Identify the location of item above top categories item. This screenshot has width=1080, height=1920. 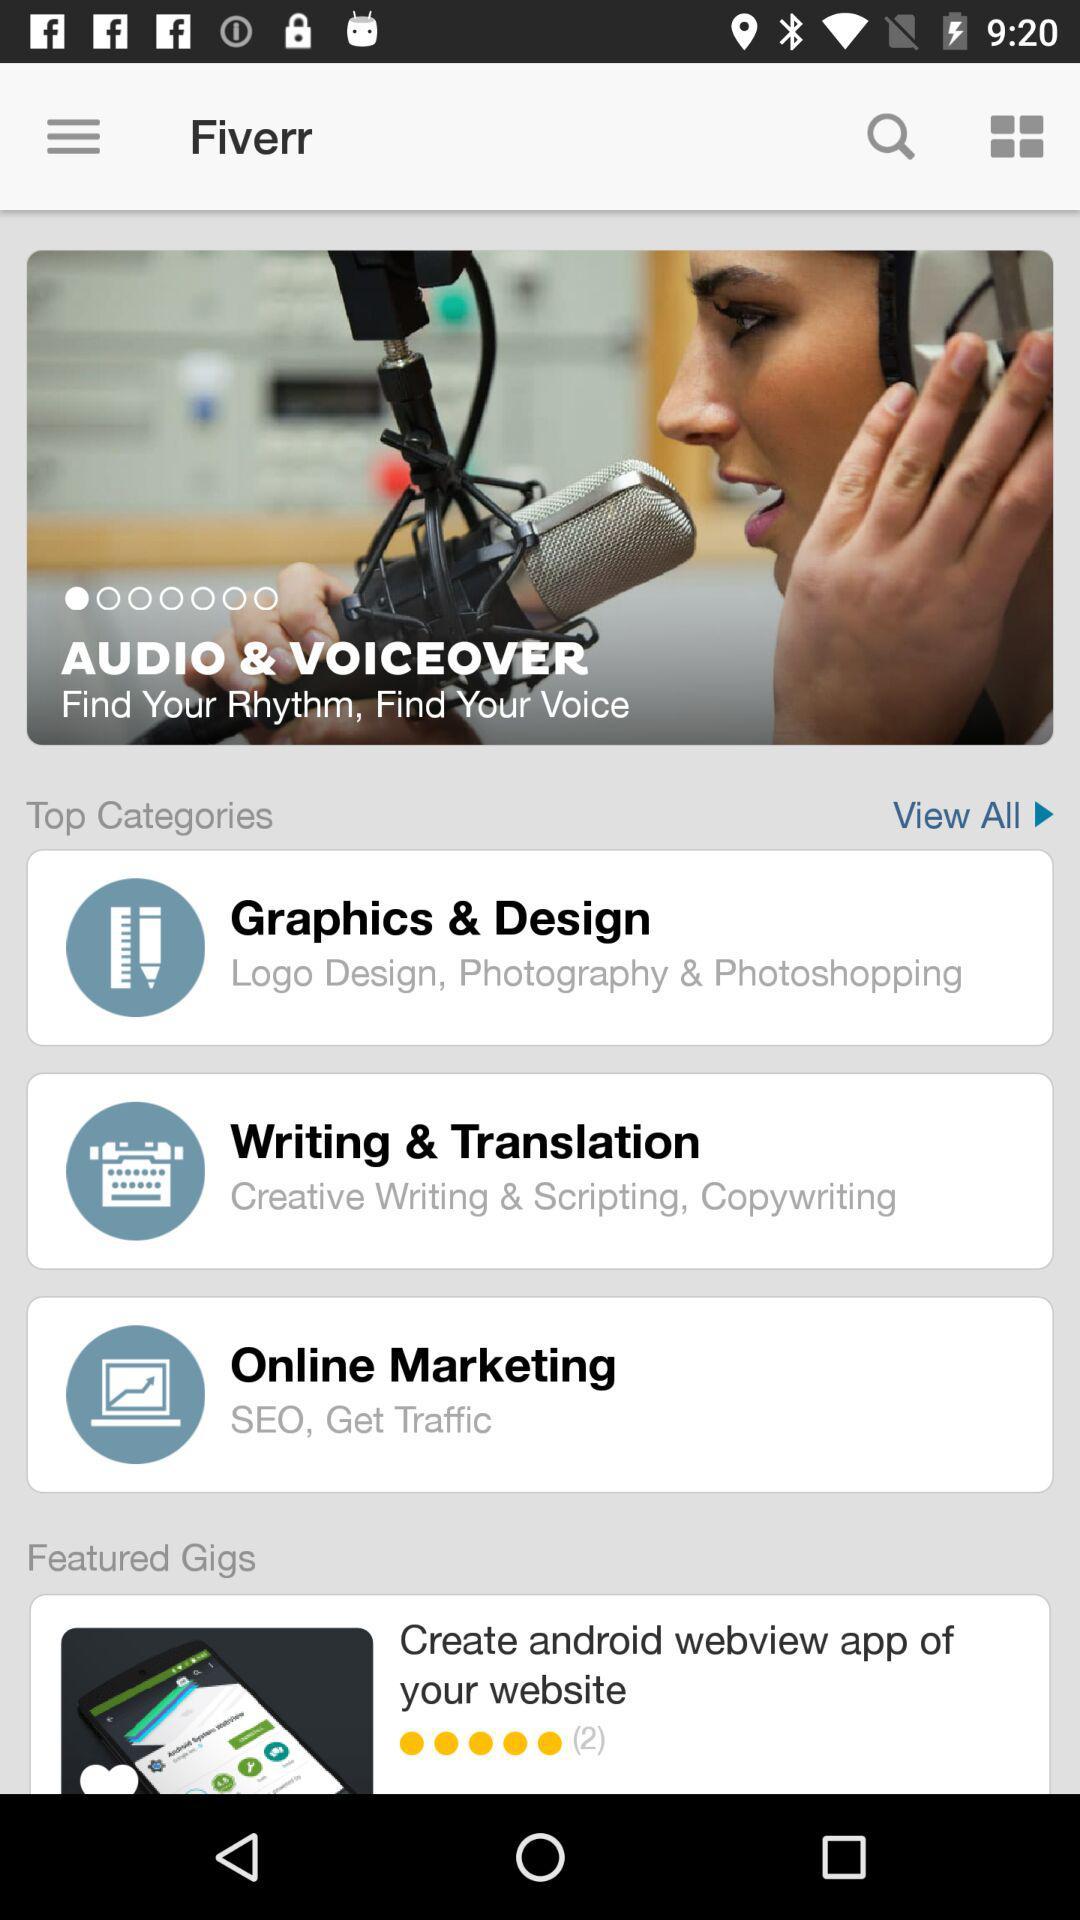
(540, 660).